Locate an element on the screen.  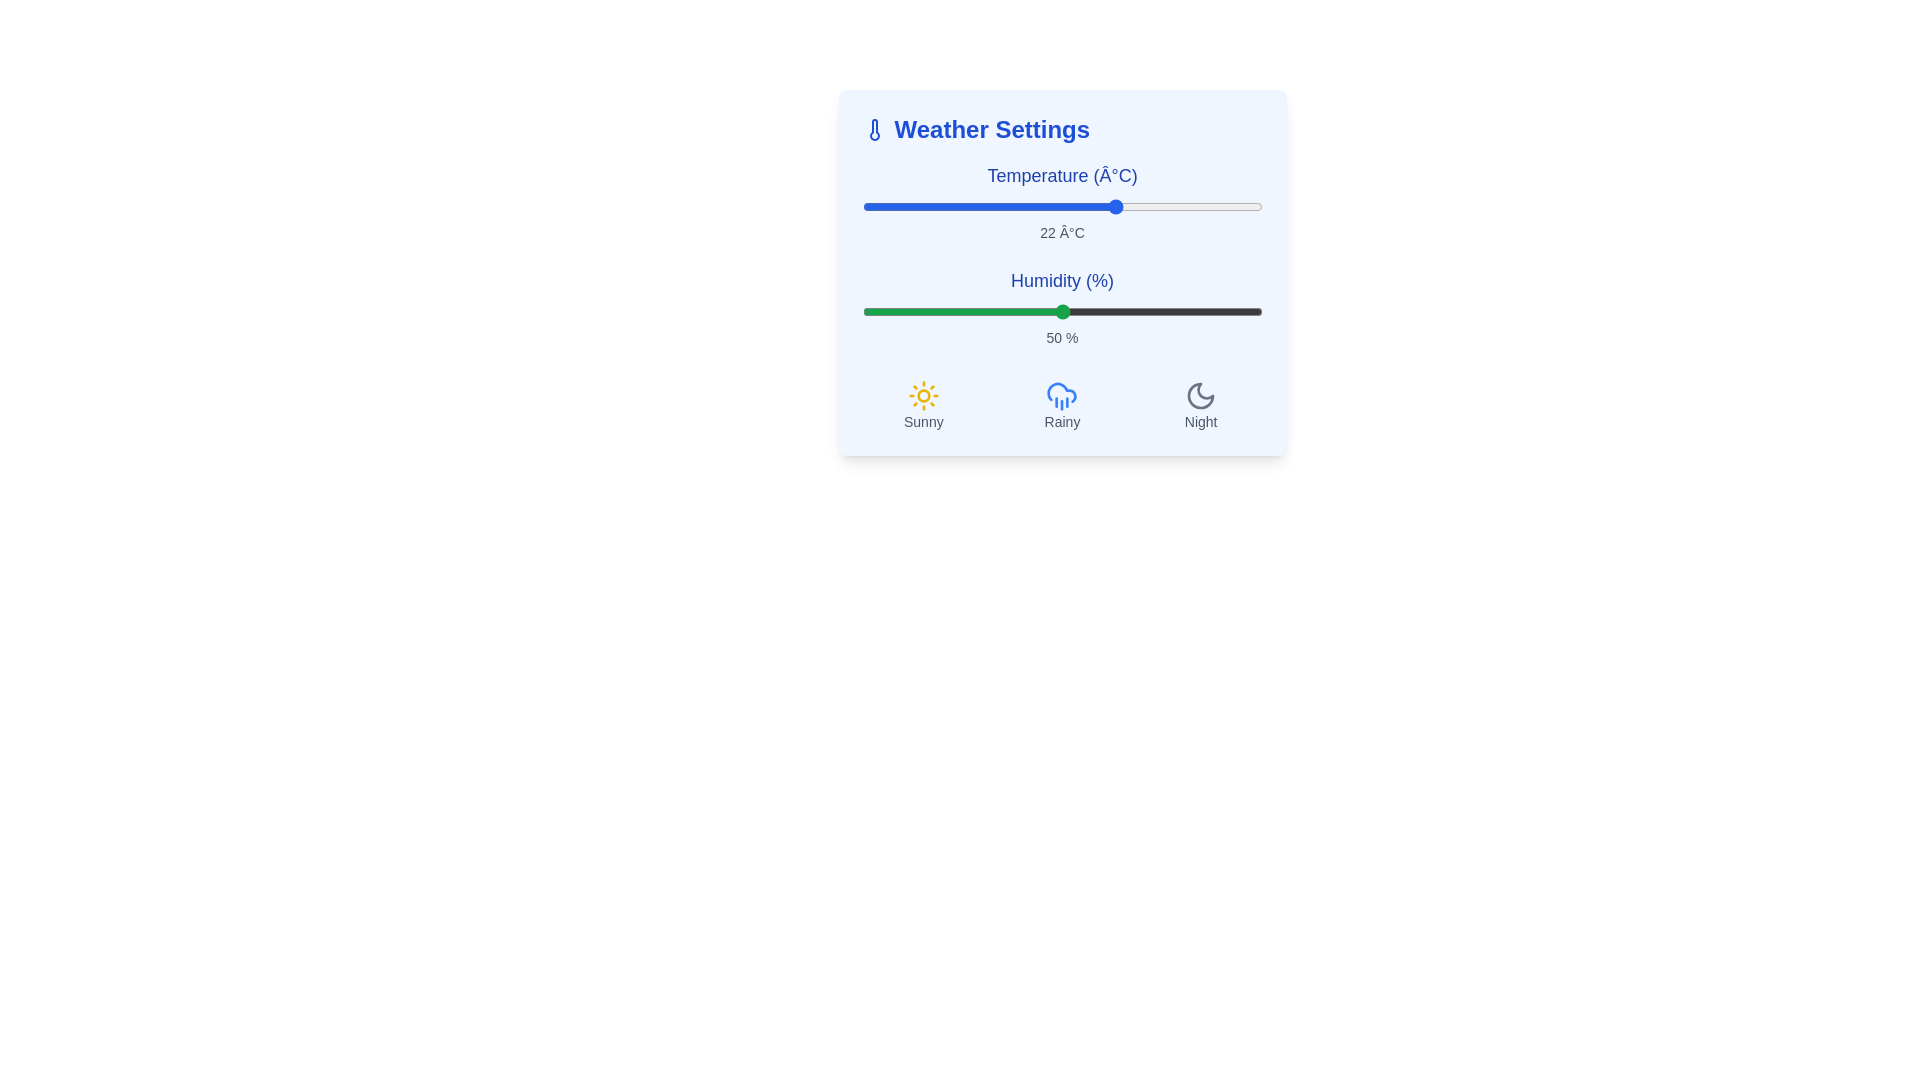
the sun icon, which is yellow with a round center and rays, located leftmost below the 'Humidity (%)' label is located at coordinates (922, 396).